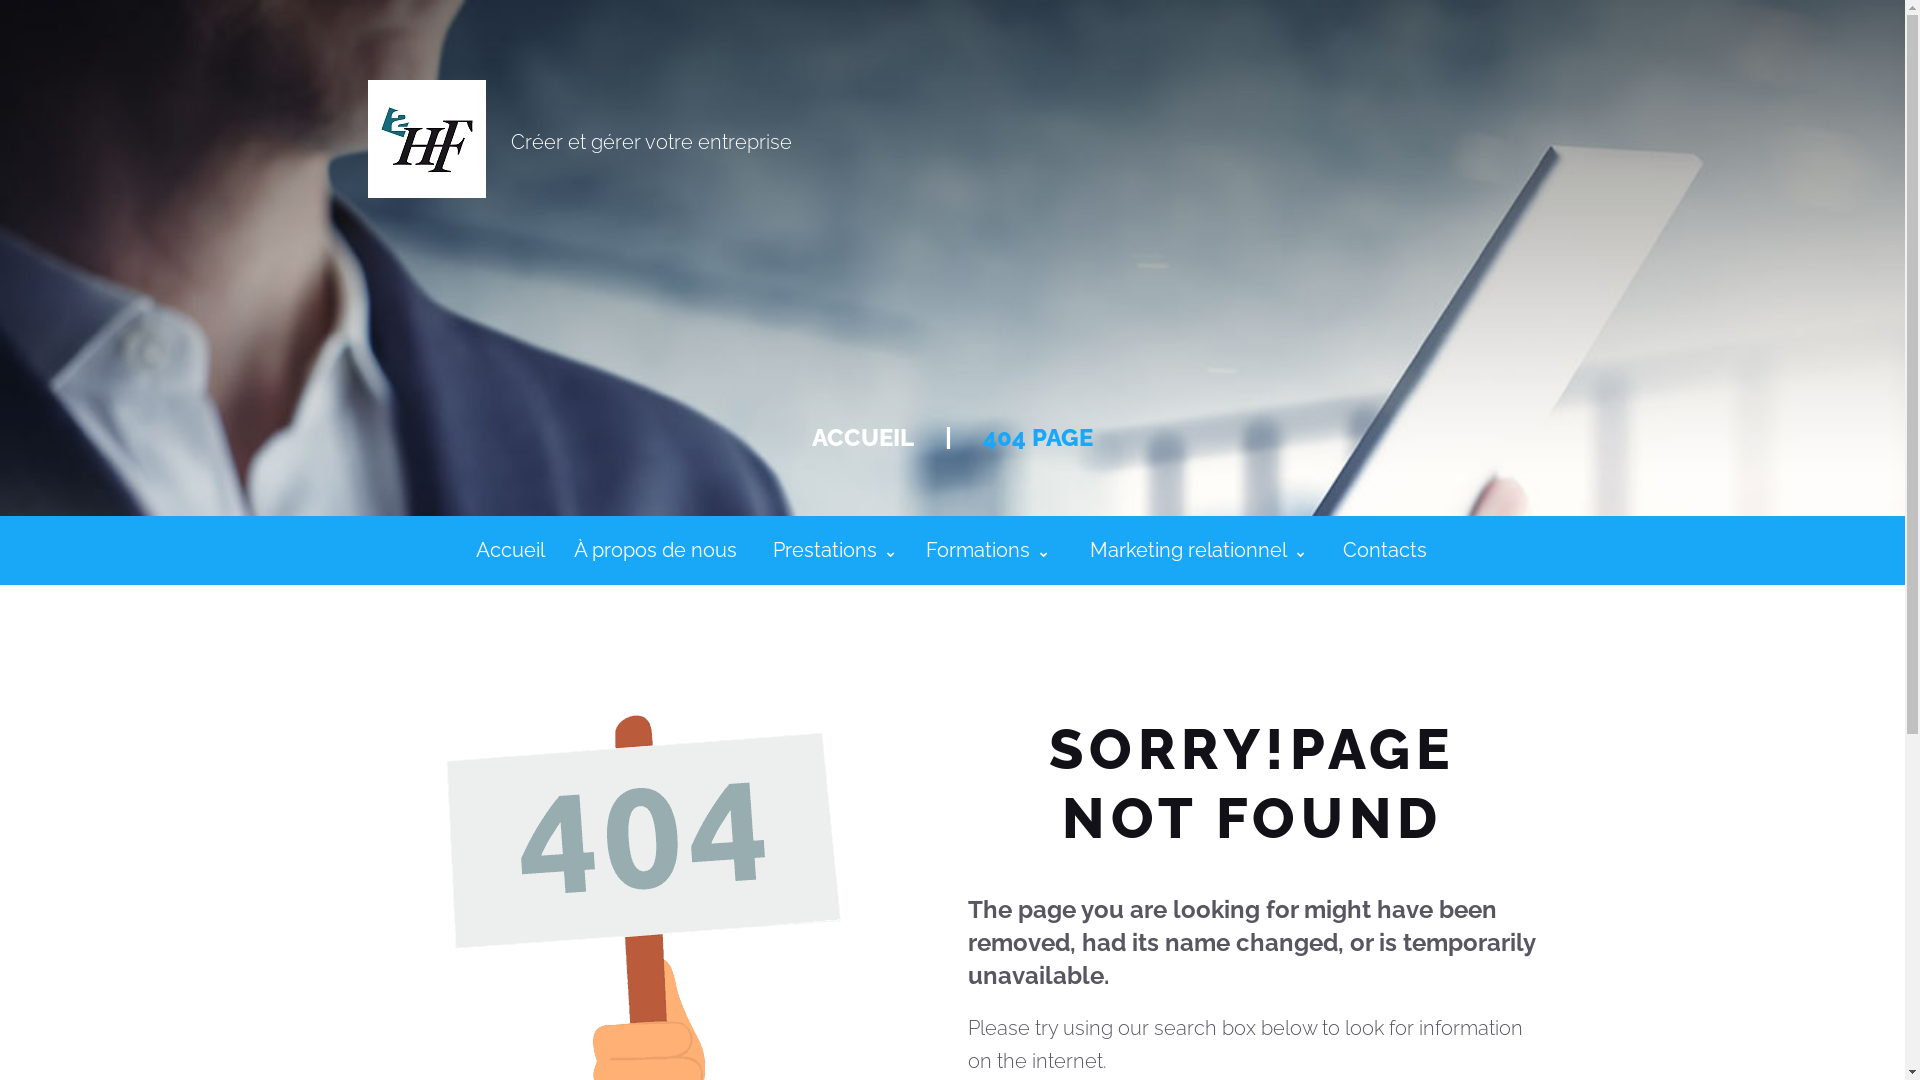  Describe the element at coordinates (863, 436) in the screenshot. I see `'ACCUEIL'` at that location.